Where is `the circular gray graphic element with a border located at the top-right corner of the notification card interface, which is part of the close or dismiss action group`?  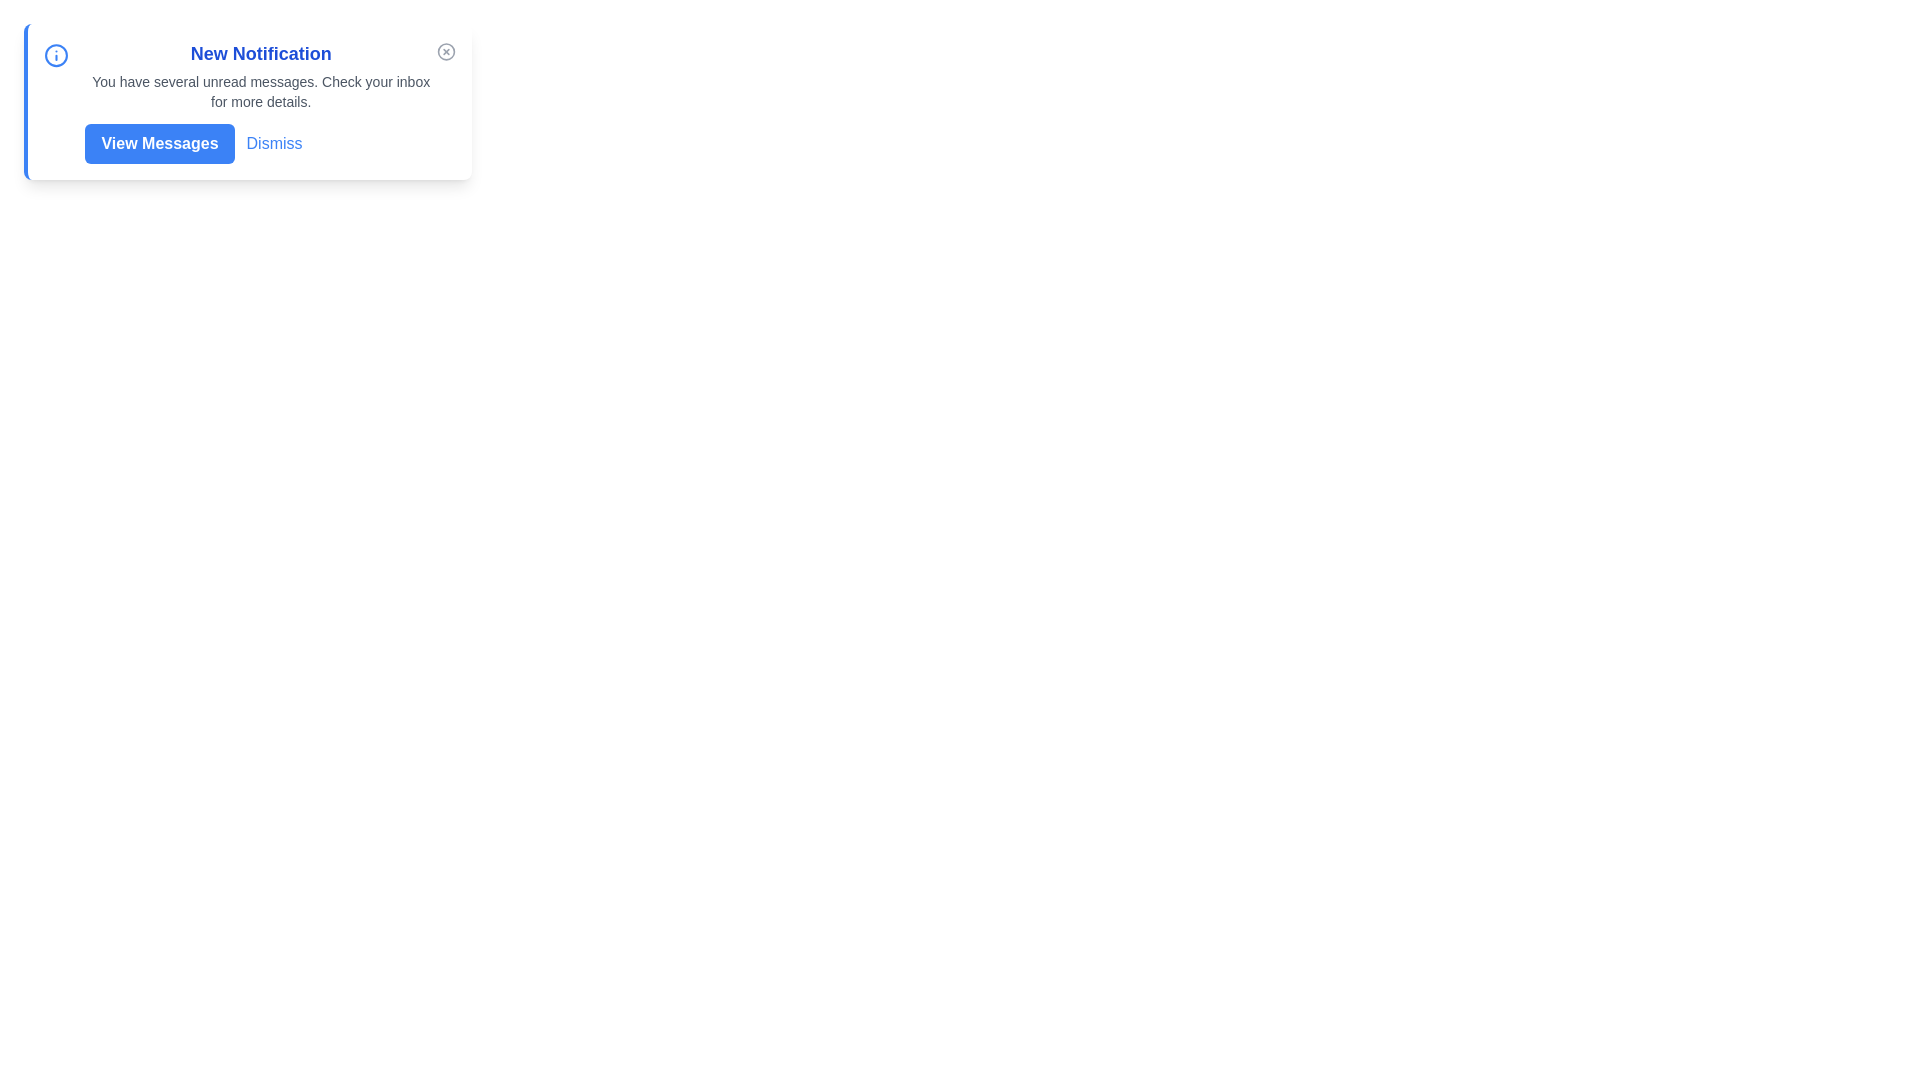 the circular gray graphic element with a border located at the top-right corner of the notification card interface, which is part of the close or dismiss action group is located at coordinates (445, 50).